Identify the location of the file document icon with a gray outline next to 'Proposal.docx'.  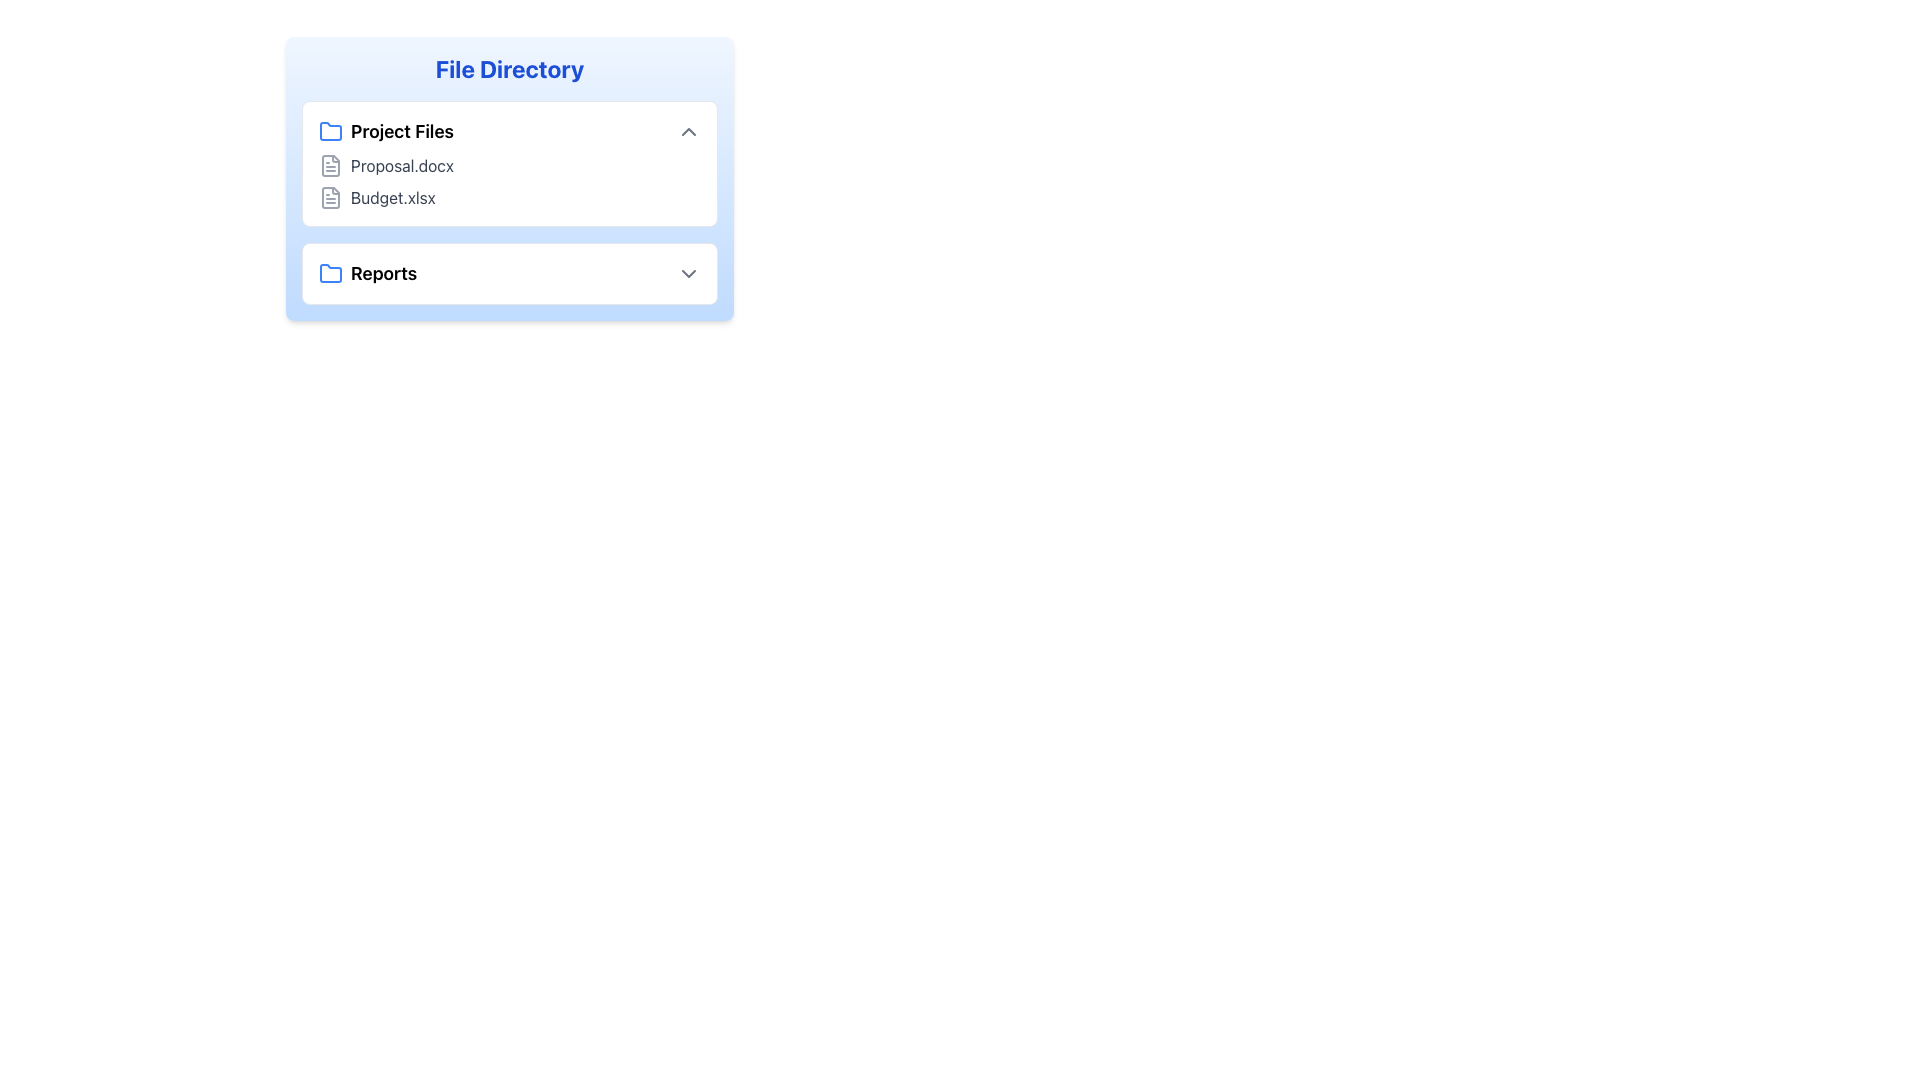
(331, 164).